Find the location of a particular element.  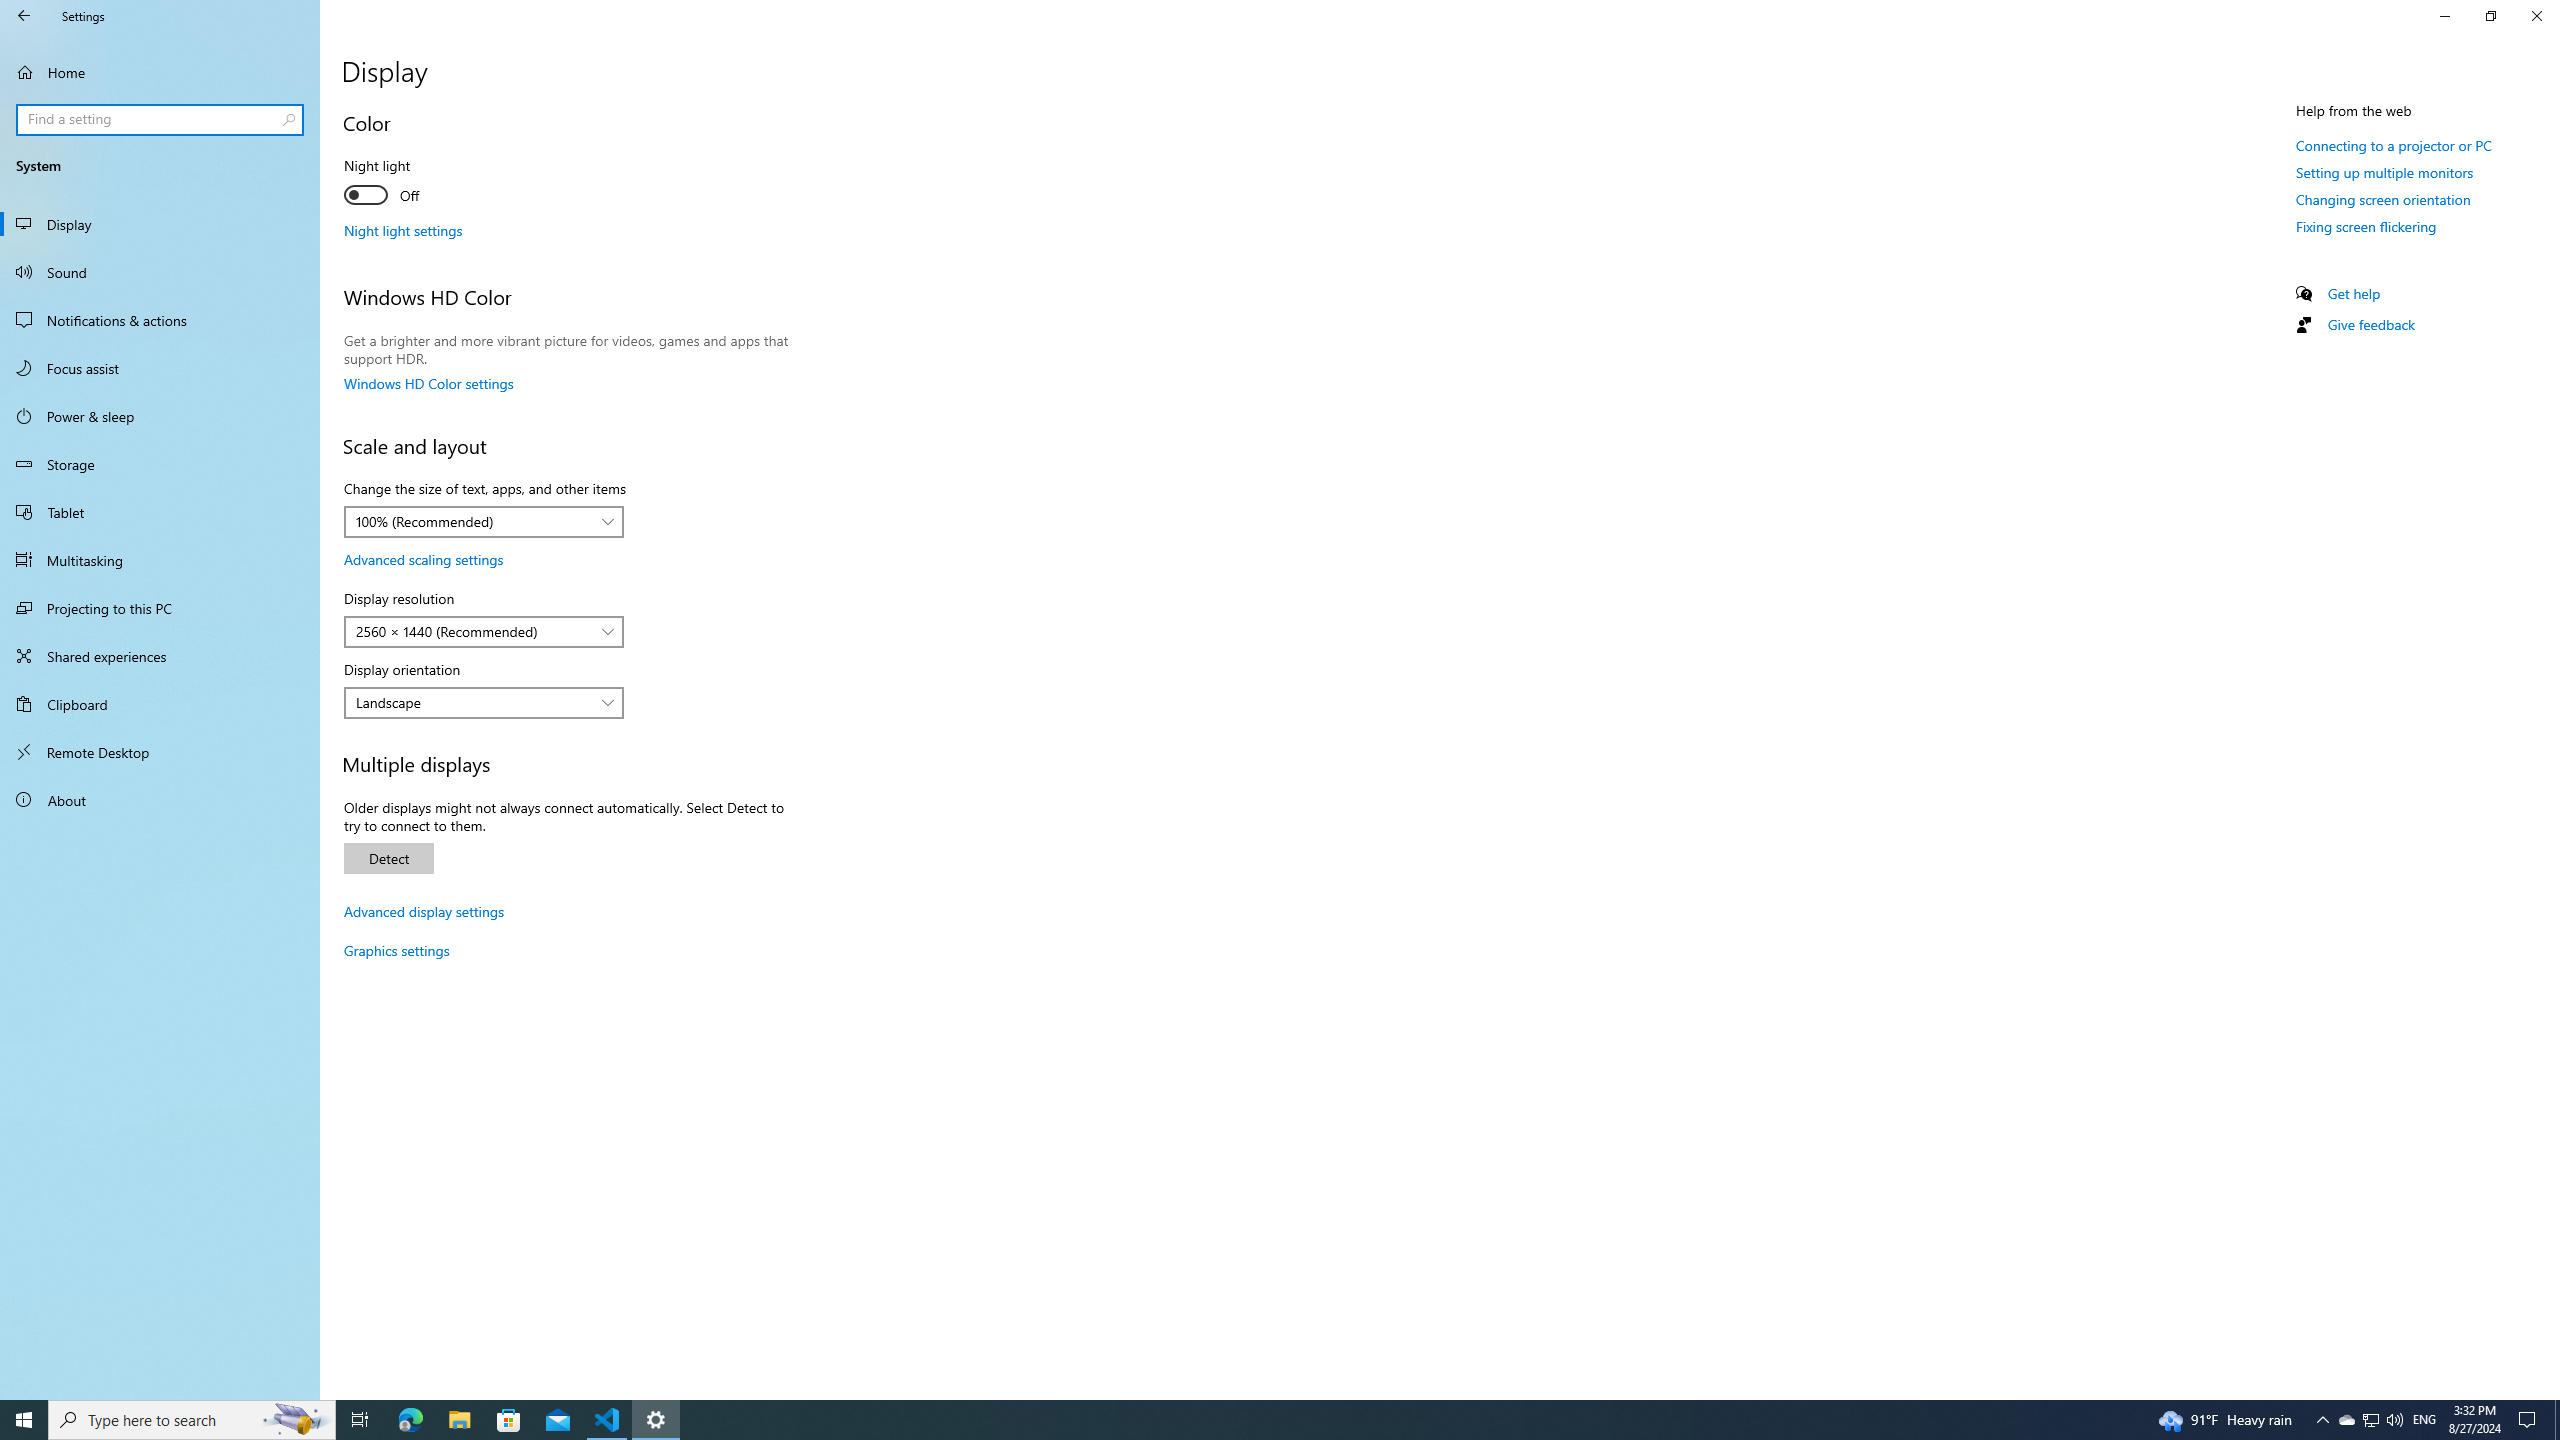

'Restore Settings' is located at coordinates (2490, 15).